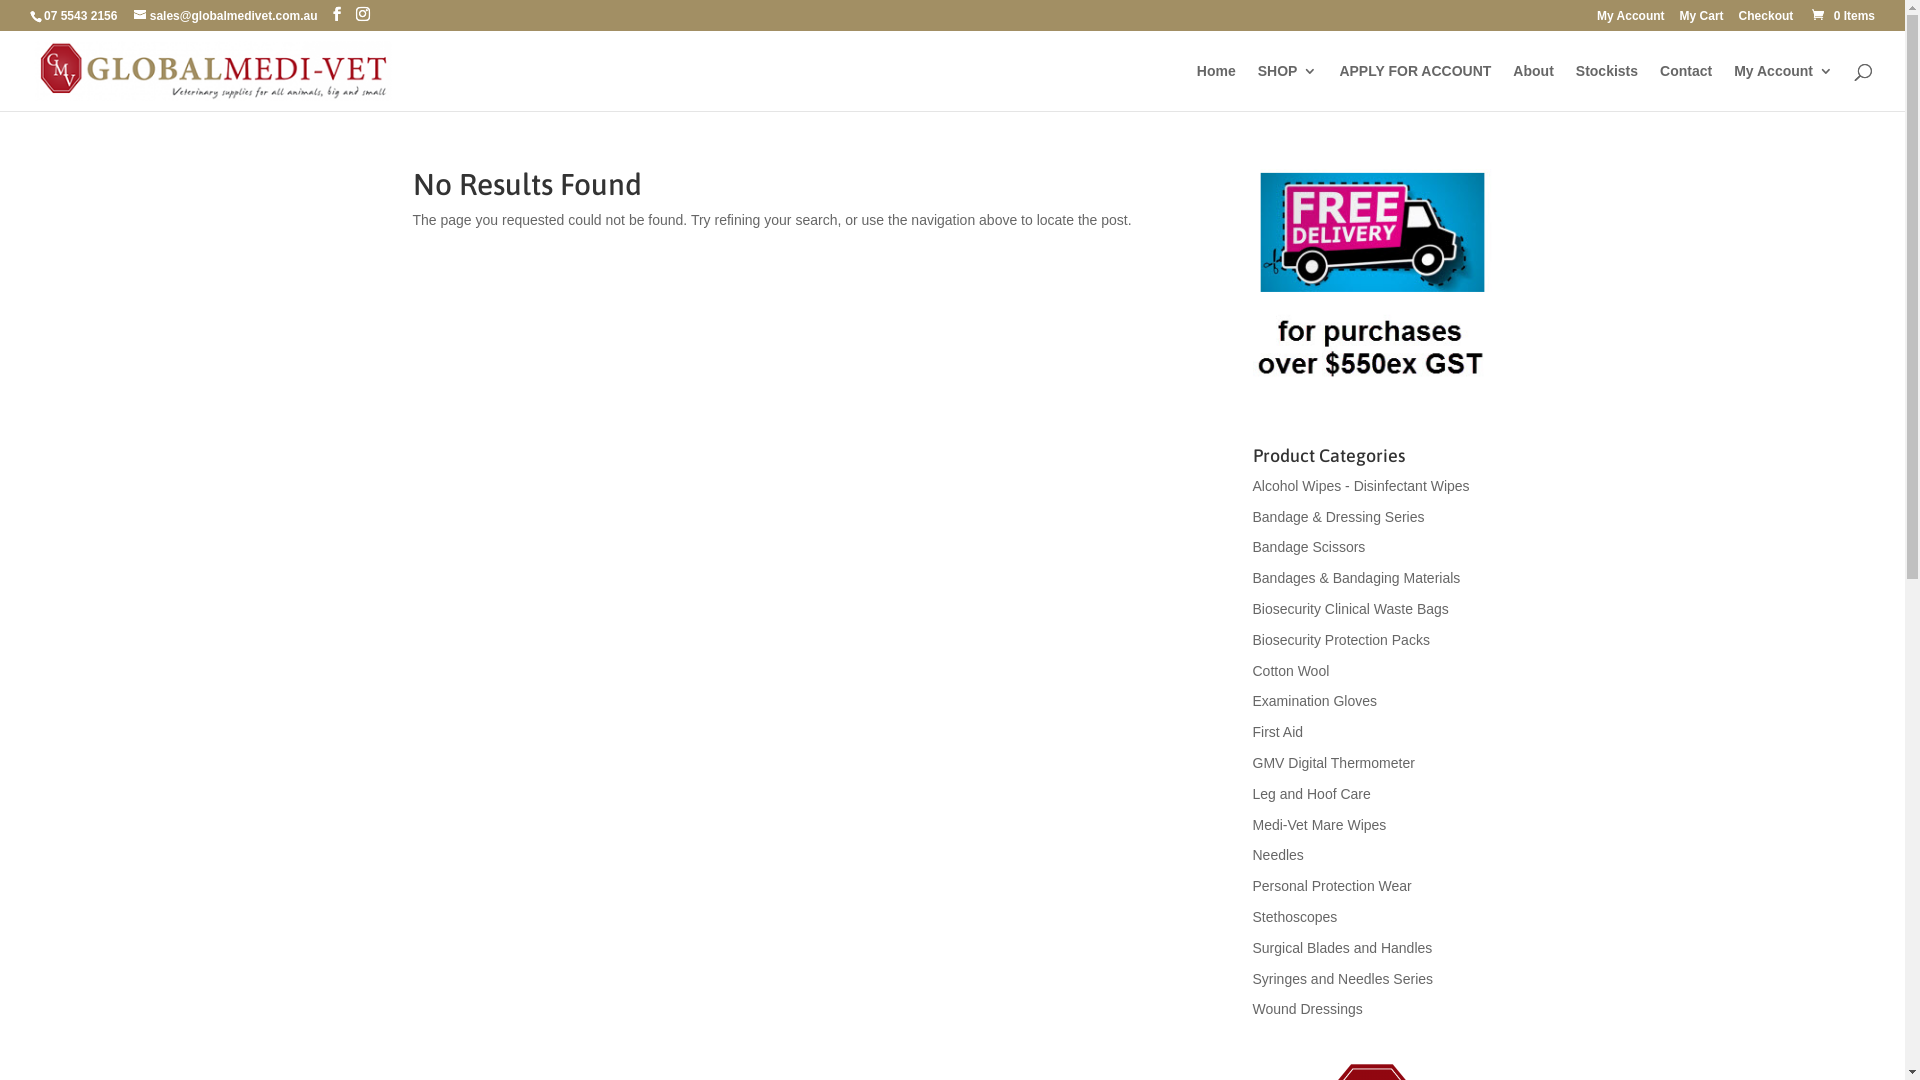  What do you see at coordinates (1251, 640) in the screenshot?
I see `'Biosecurity Protection Packs'` at bounding box center [1251, 640].